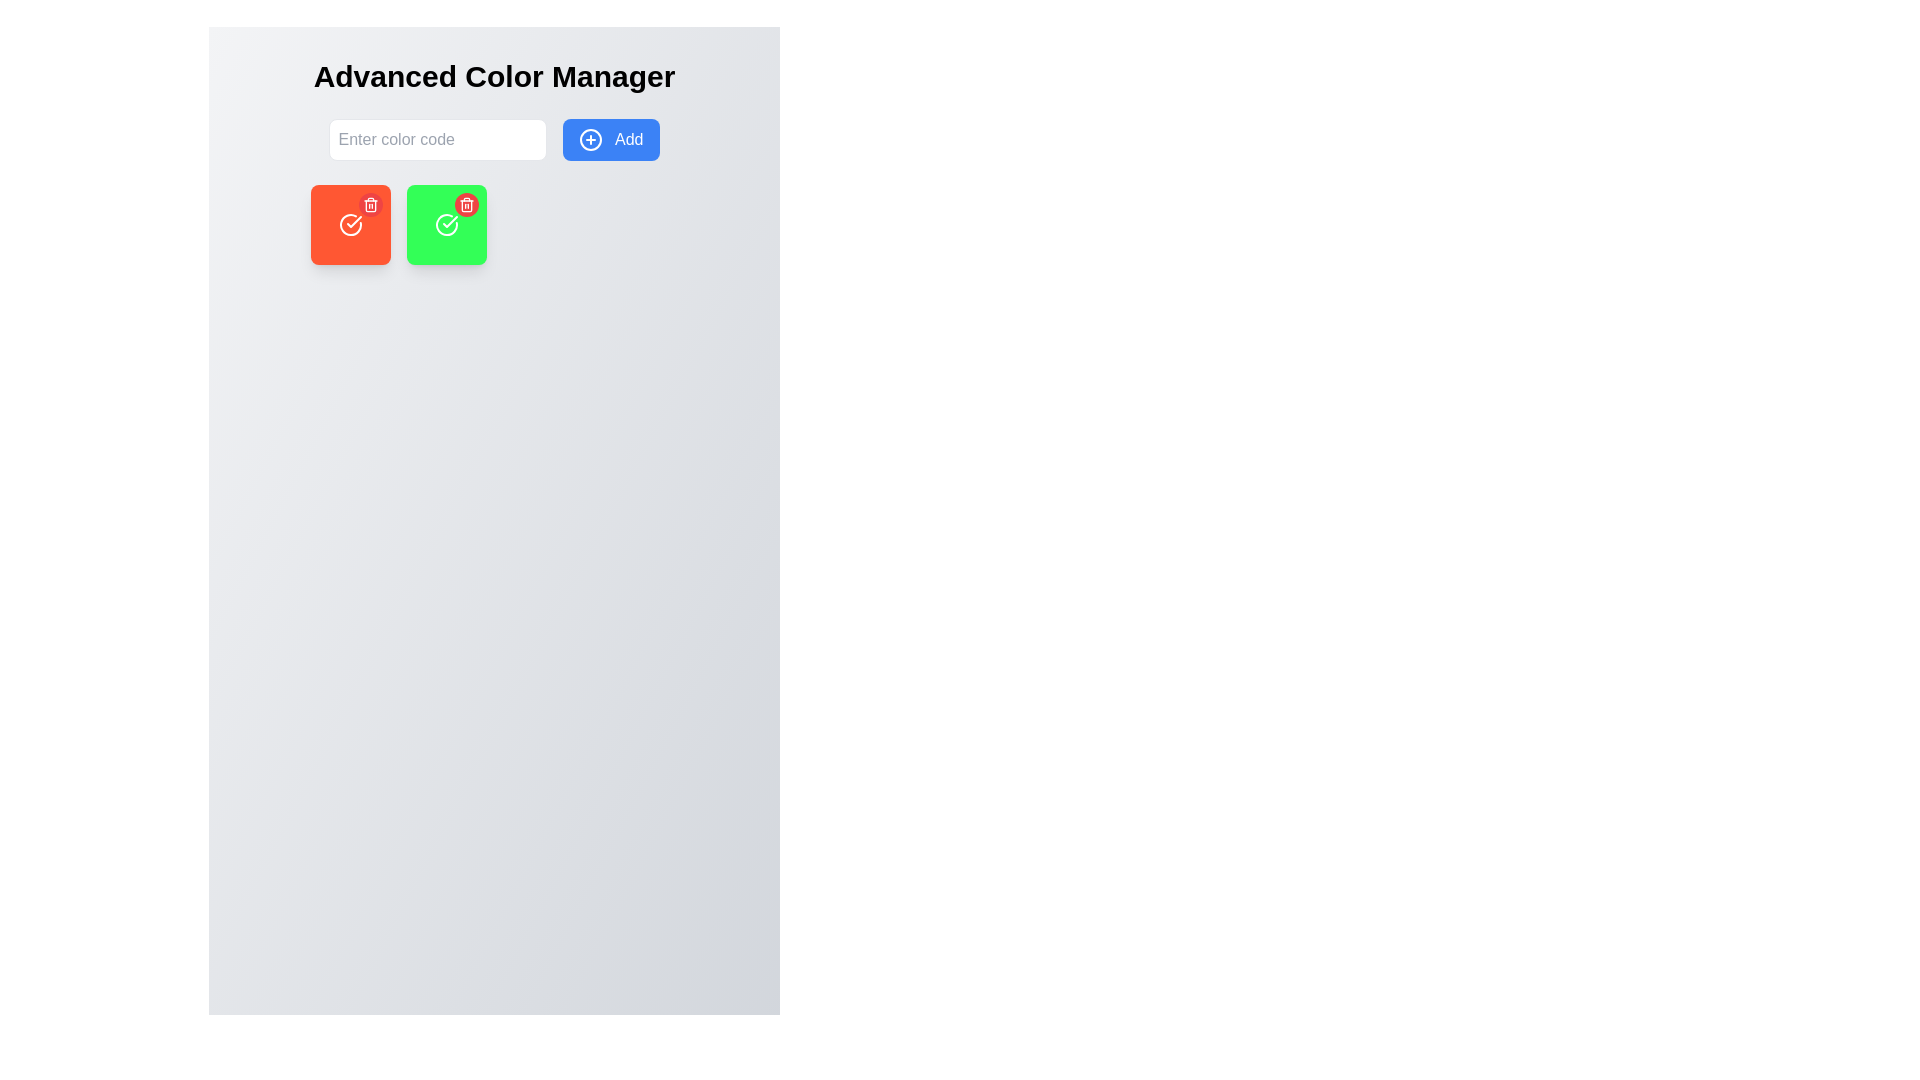 This screenshot has width=1920, height=1080. Describe the element at coordinates (590, 139) in the screenshot. I see `the circular icon with a plus sign at its center, which is part of the blue 'Add' button` at that location.